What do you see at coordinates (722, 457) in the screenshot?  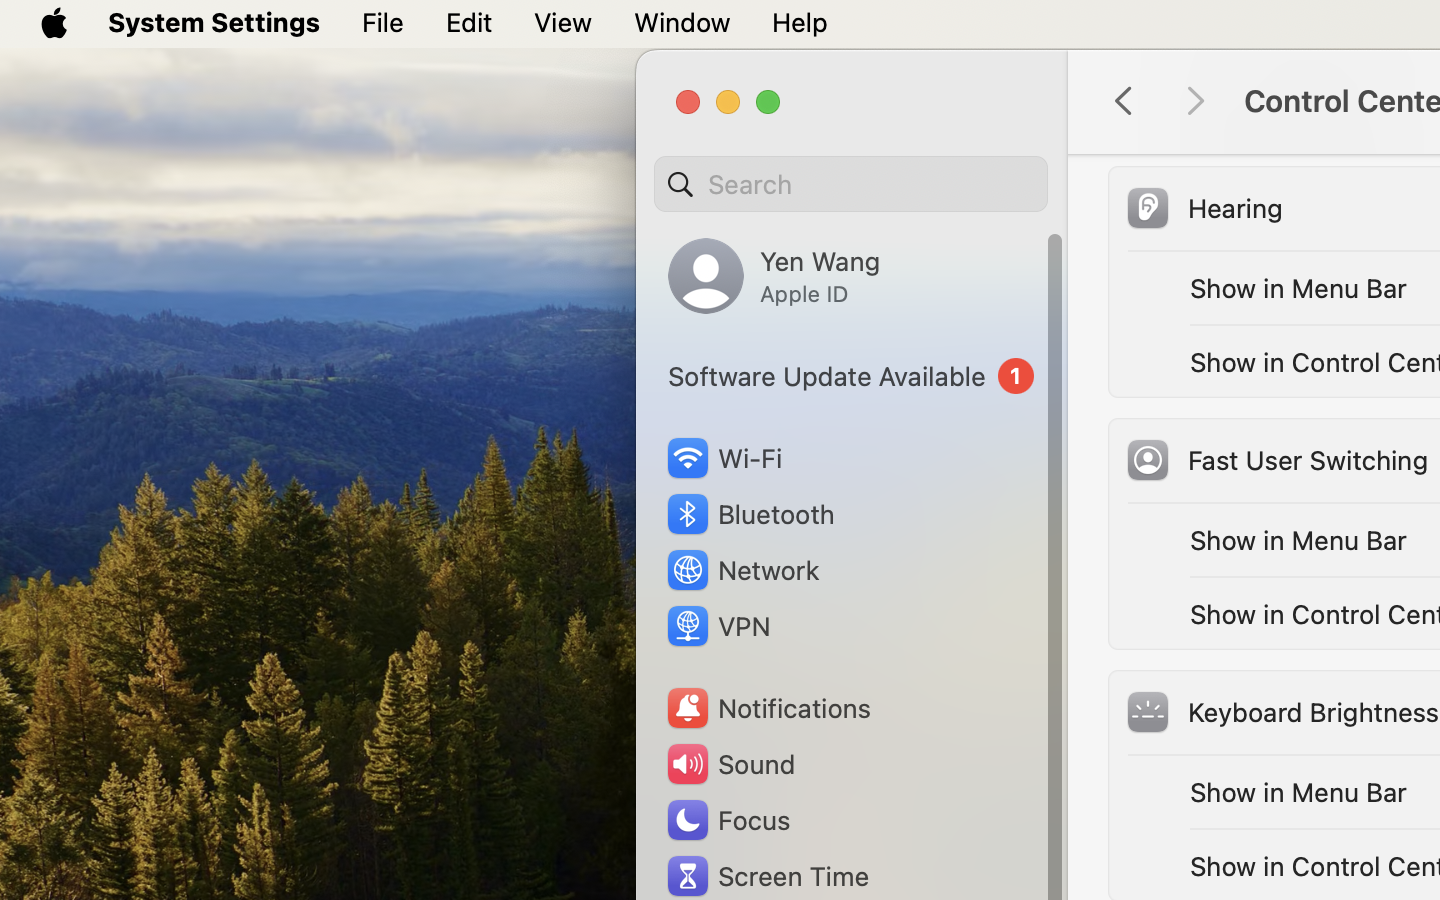 I see `'Wi‑Fi'` at bounding box center [722, 457].